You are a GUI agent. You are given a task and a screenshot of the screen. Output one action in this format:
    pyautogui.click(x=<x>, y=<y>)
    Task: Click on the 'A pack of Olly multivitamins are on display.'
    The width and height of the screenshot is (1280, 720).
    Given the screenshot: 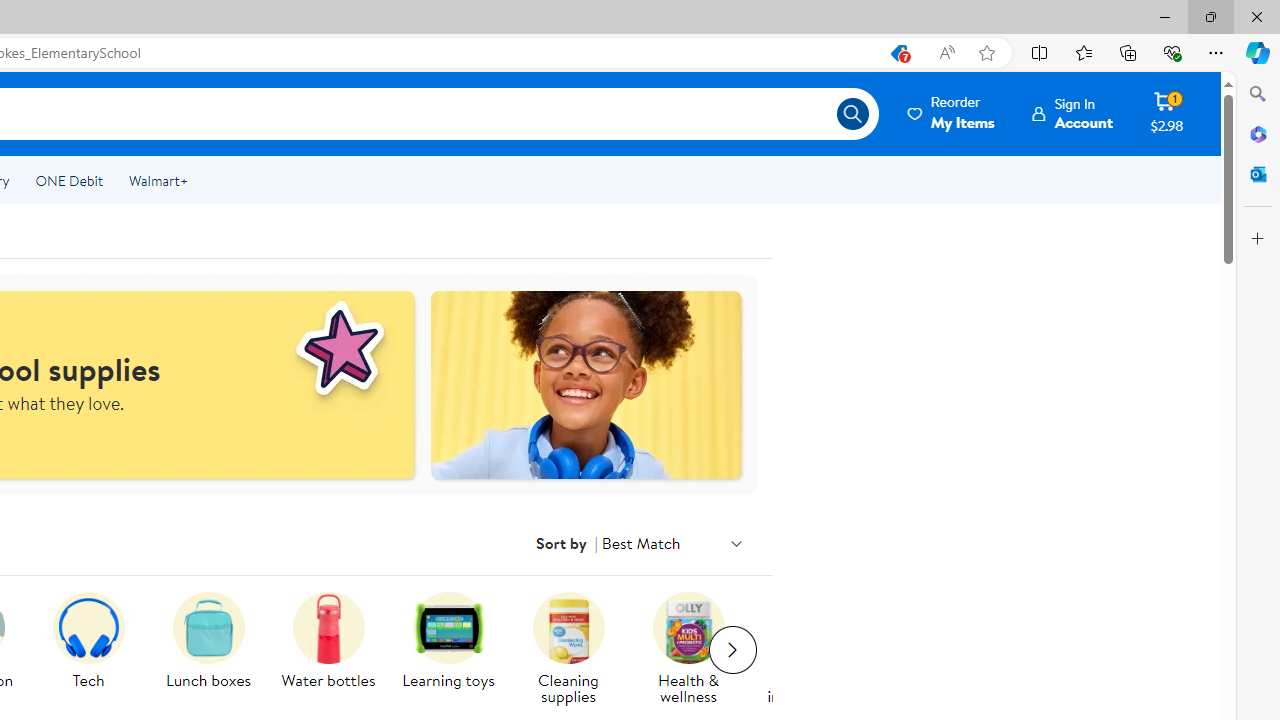 What is the action you would take?
    pyautogui.click(x=688, y=627)
    